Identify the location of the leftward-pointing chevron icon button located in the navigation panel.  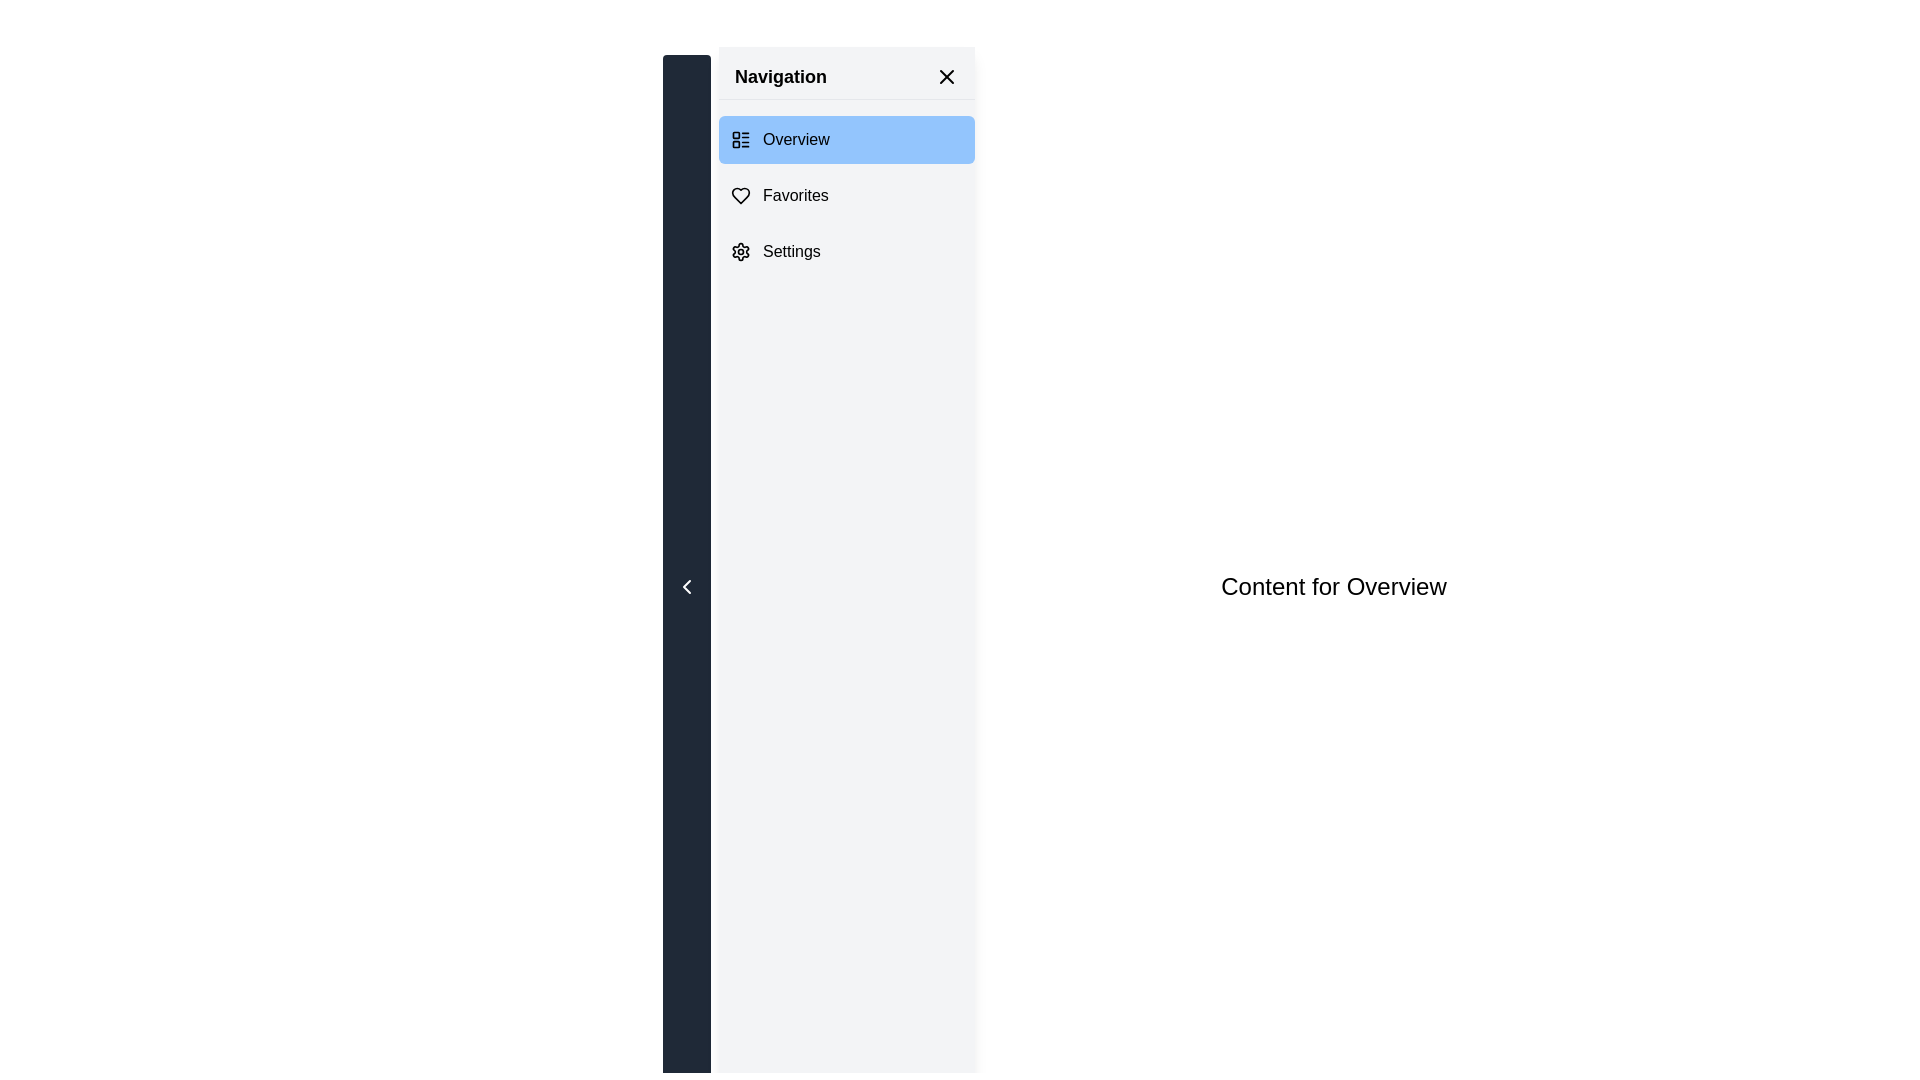
(686, 585).